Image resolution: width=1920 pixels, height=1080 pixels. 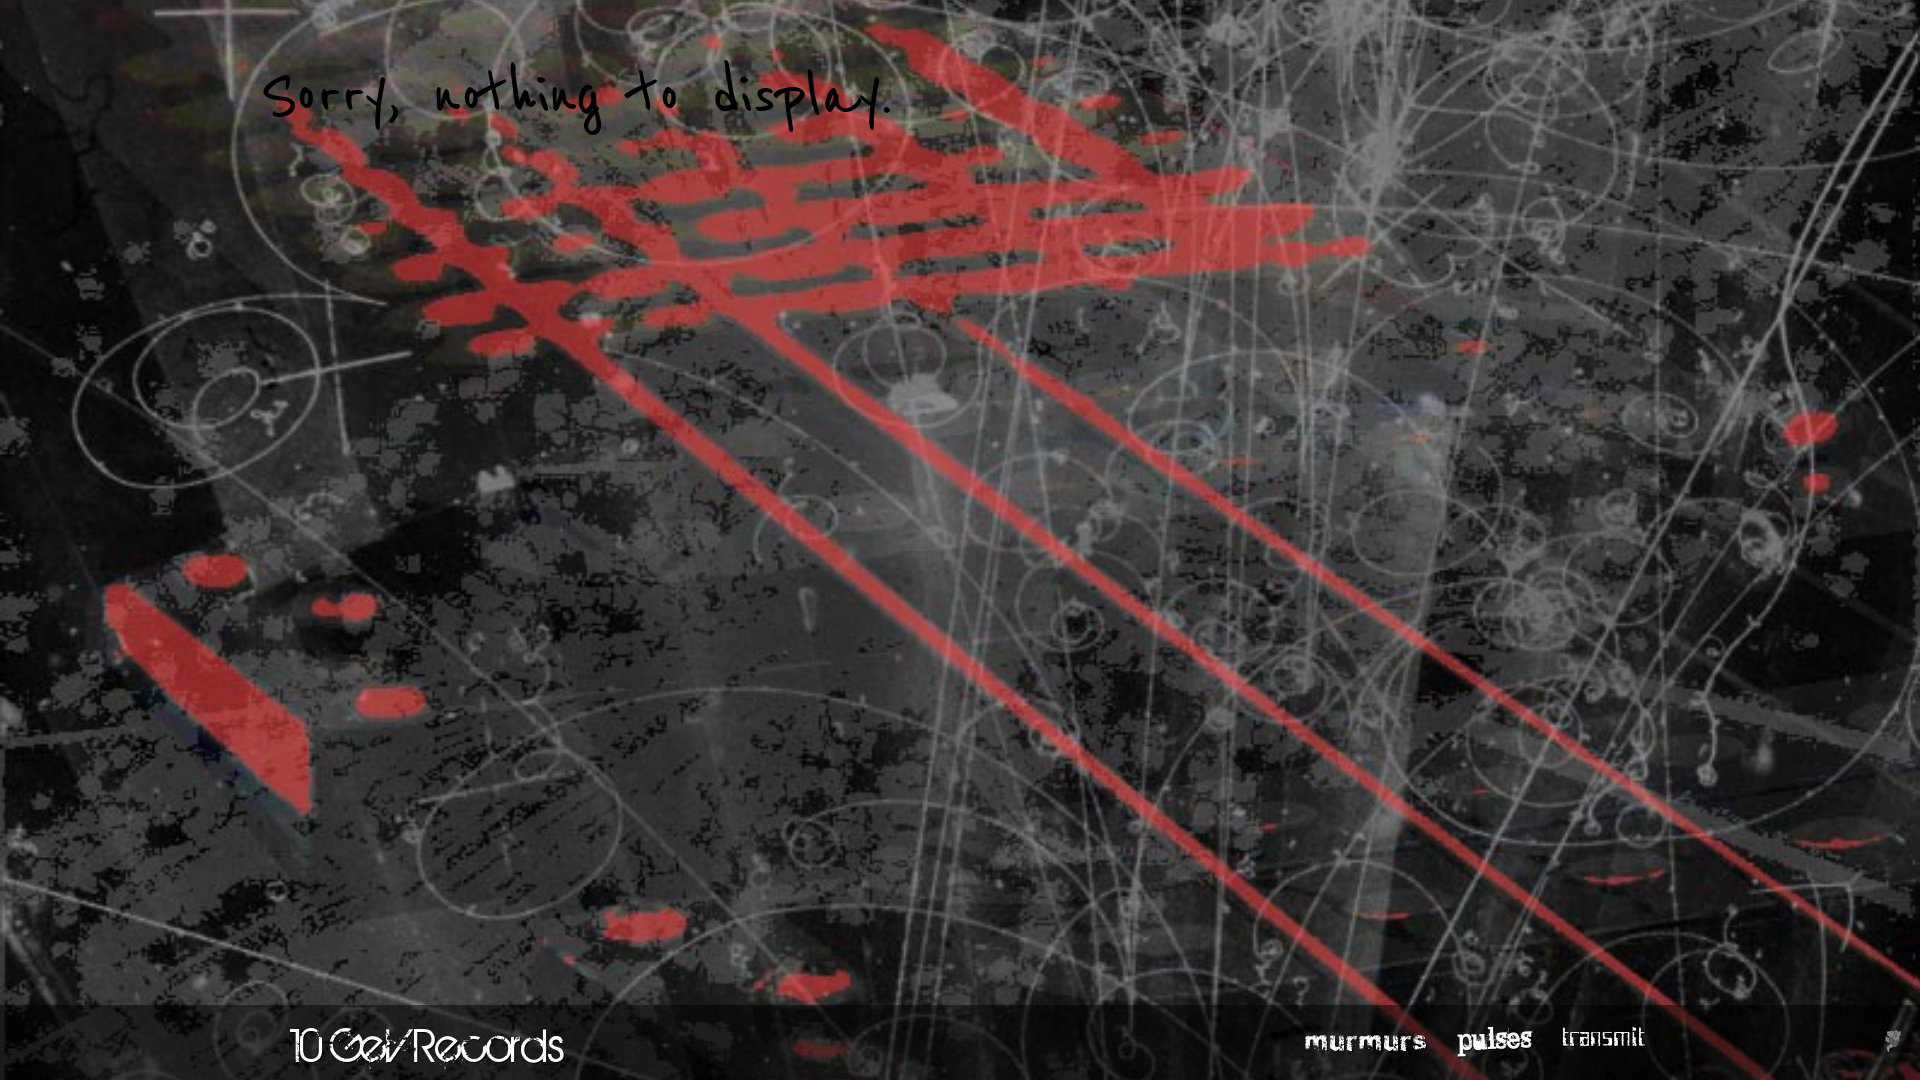 I want to click on '10 GeV Records', so click(x=426, y=1044).